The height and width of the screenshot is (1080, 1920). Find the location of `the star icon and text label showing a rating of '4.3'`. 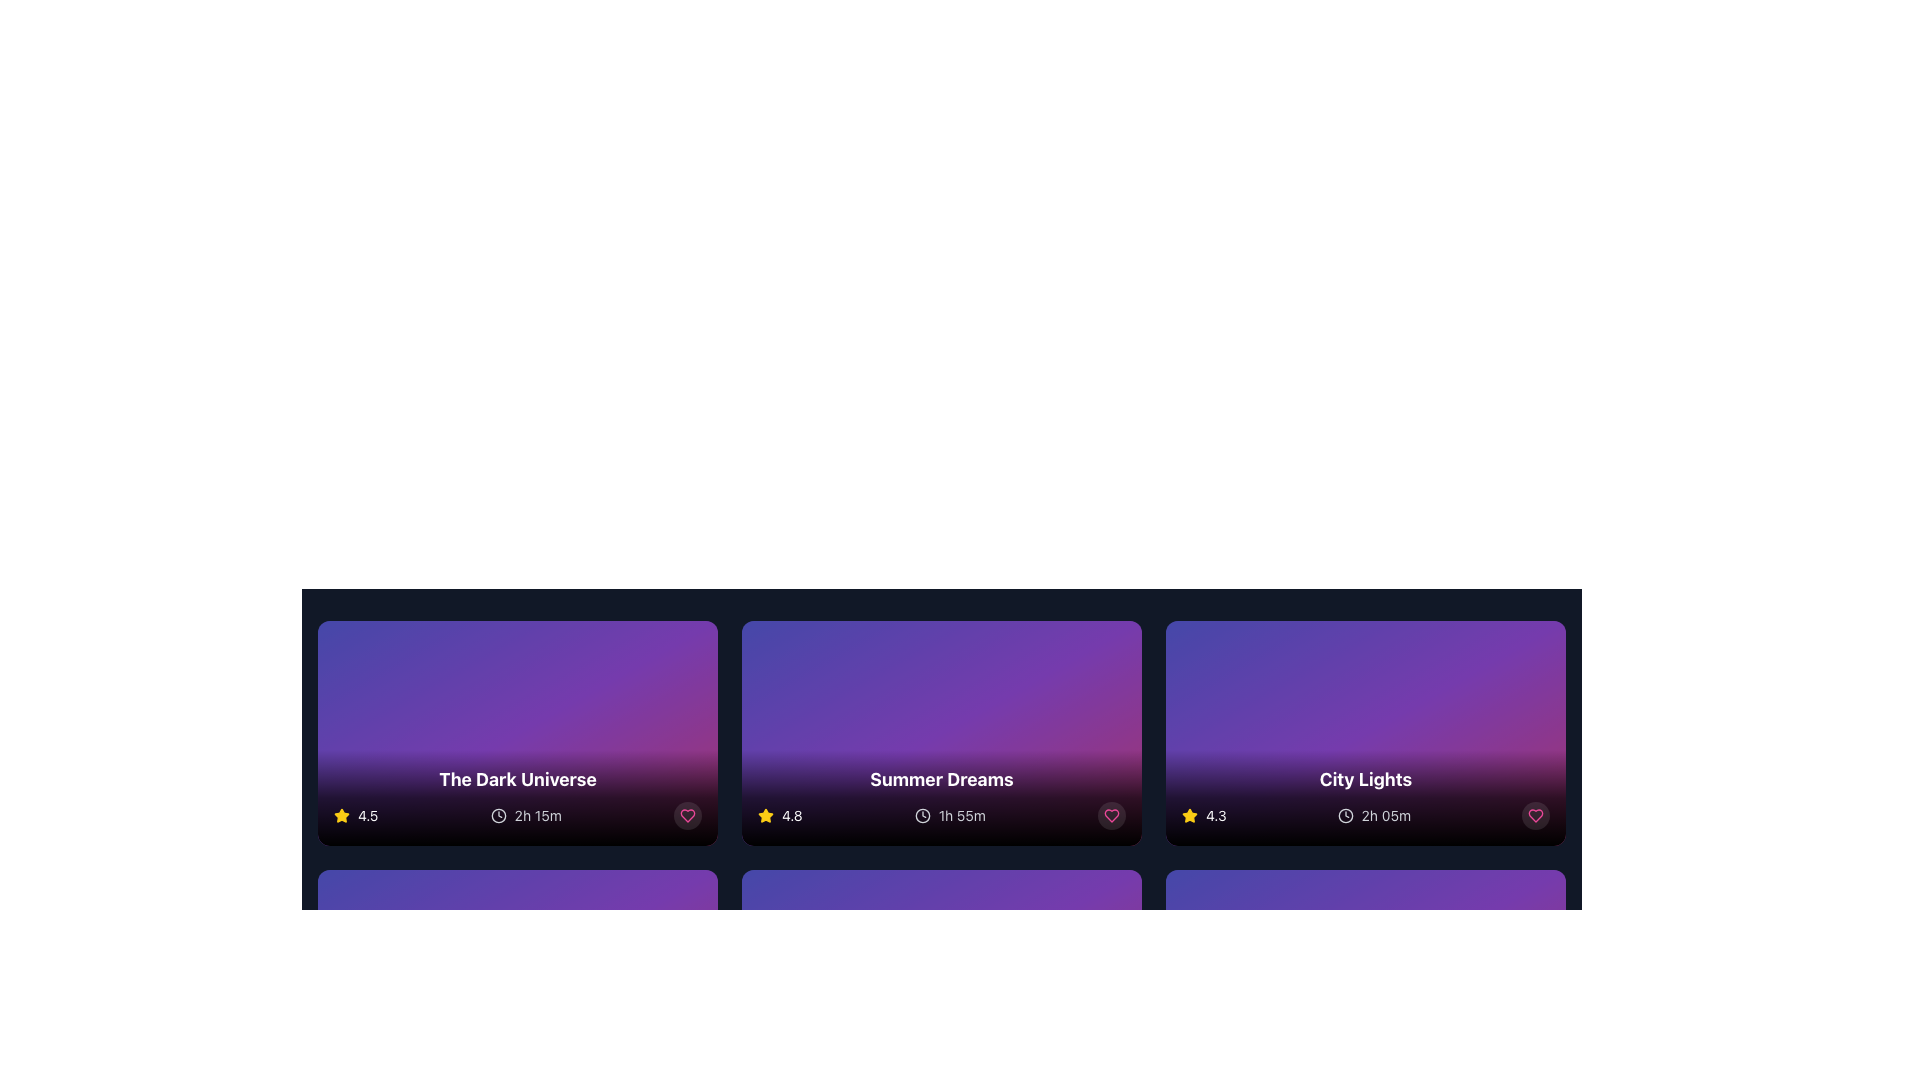

the star icon and text label showing a rating of '4.3' is located at coordinates (1203, 816).